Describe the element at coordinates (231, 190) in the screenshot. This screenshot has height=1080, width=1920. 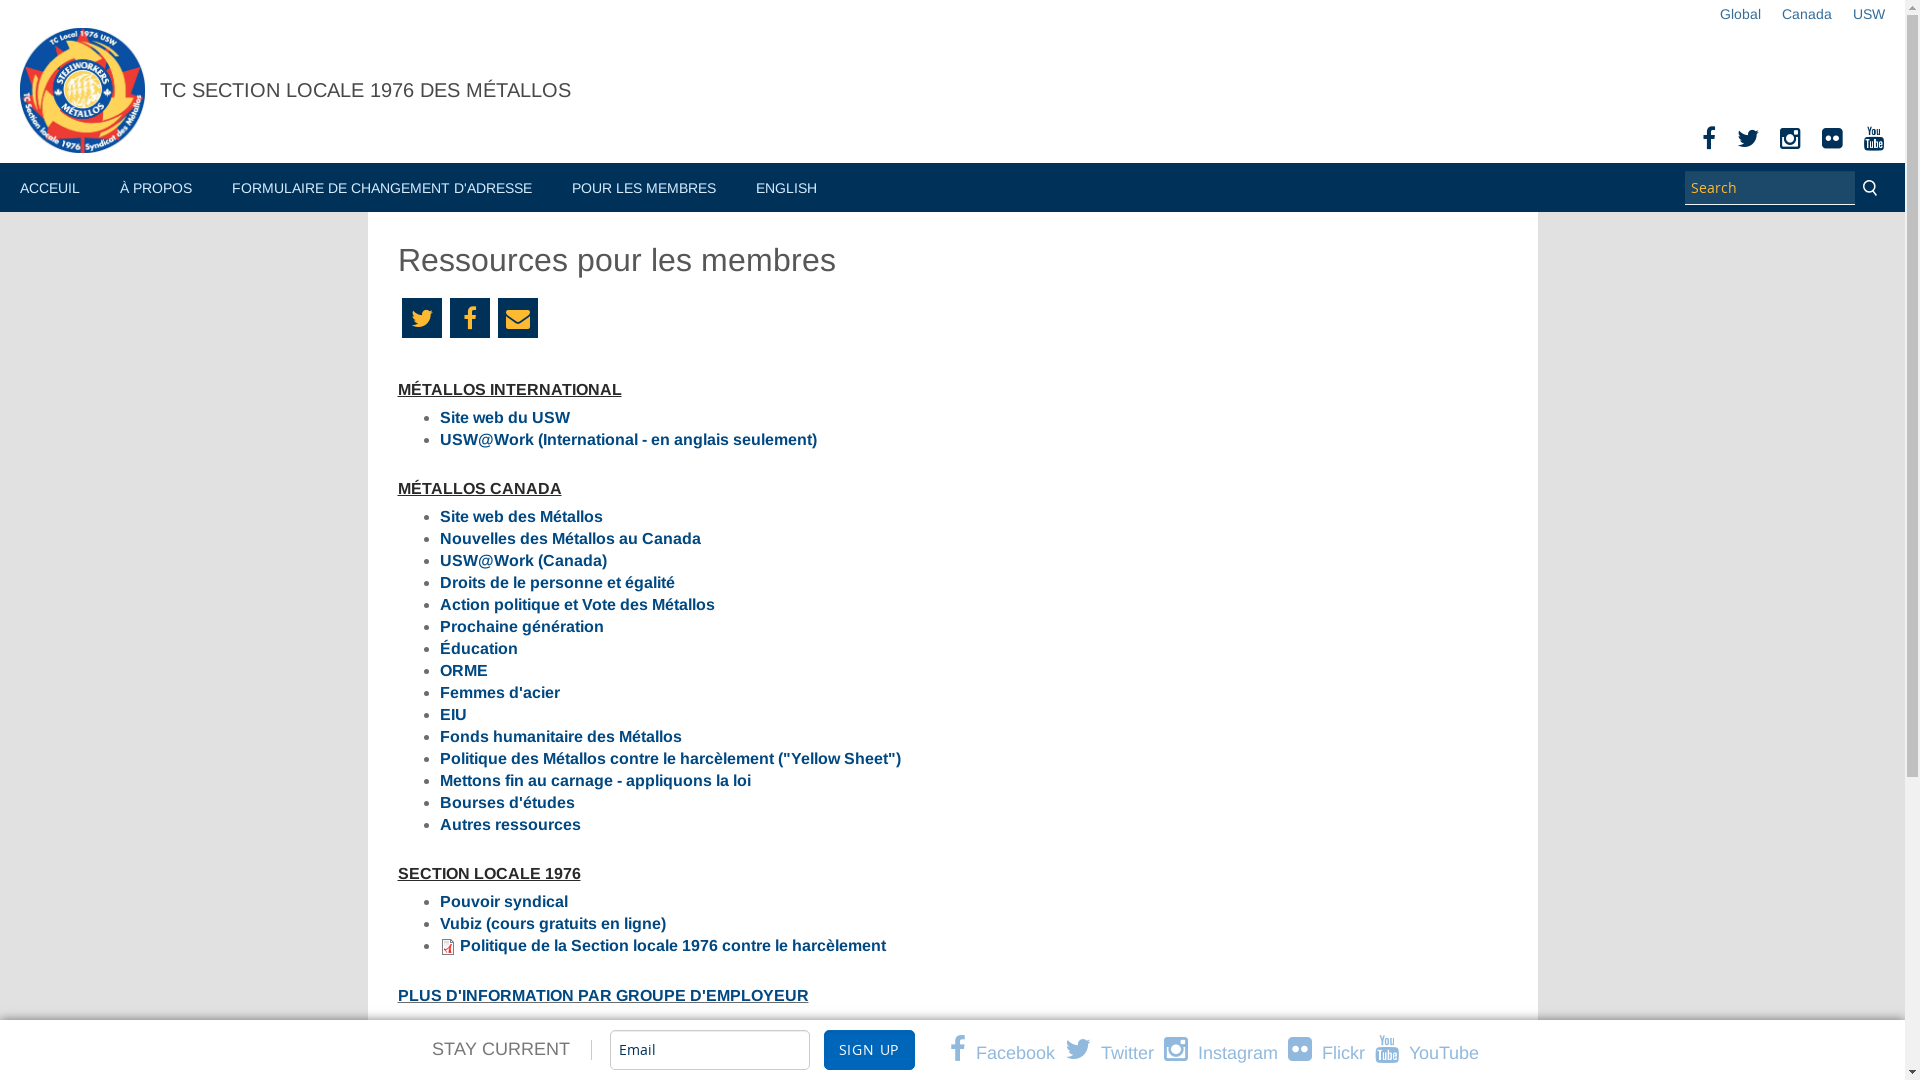
I see `'FORMULAIRE DE CHANGEMENT D'ADRESSE'` at that location.